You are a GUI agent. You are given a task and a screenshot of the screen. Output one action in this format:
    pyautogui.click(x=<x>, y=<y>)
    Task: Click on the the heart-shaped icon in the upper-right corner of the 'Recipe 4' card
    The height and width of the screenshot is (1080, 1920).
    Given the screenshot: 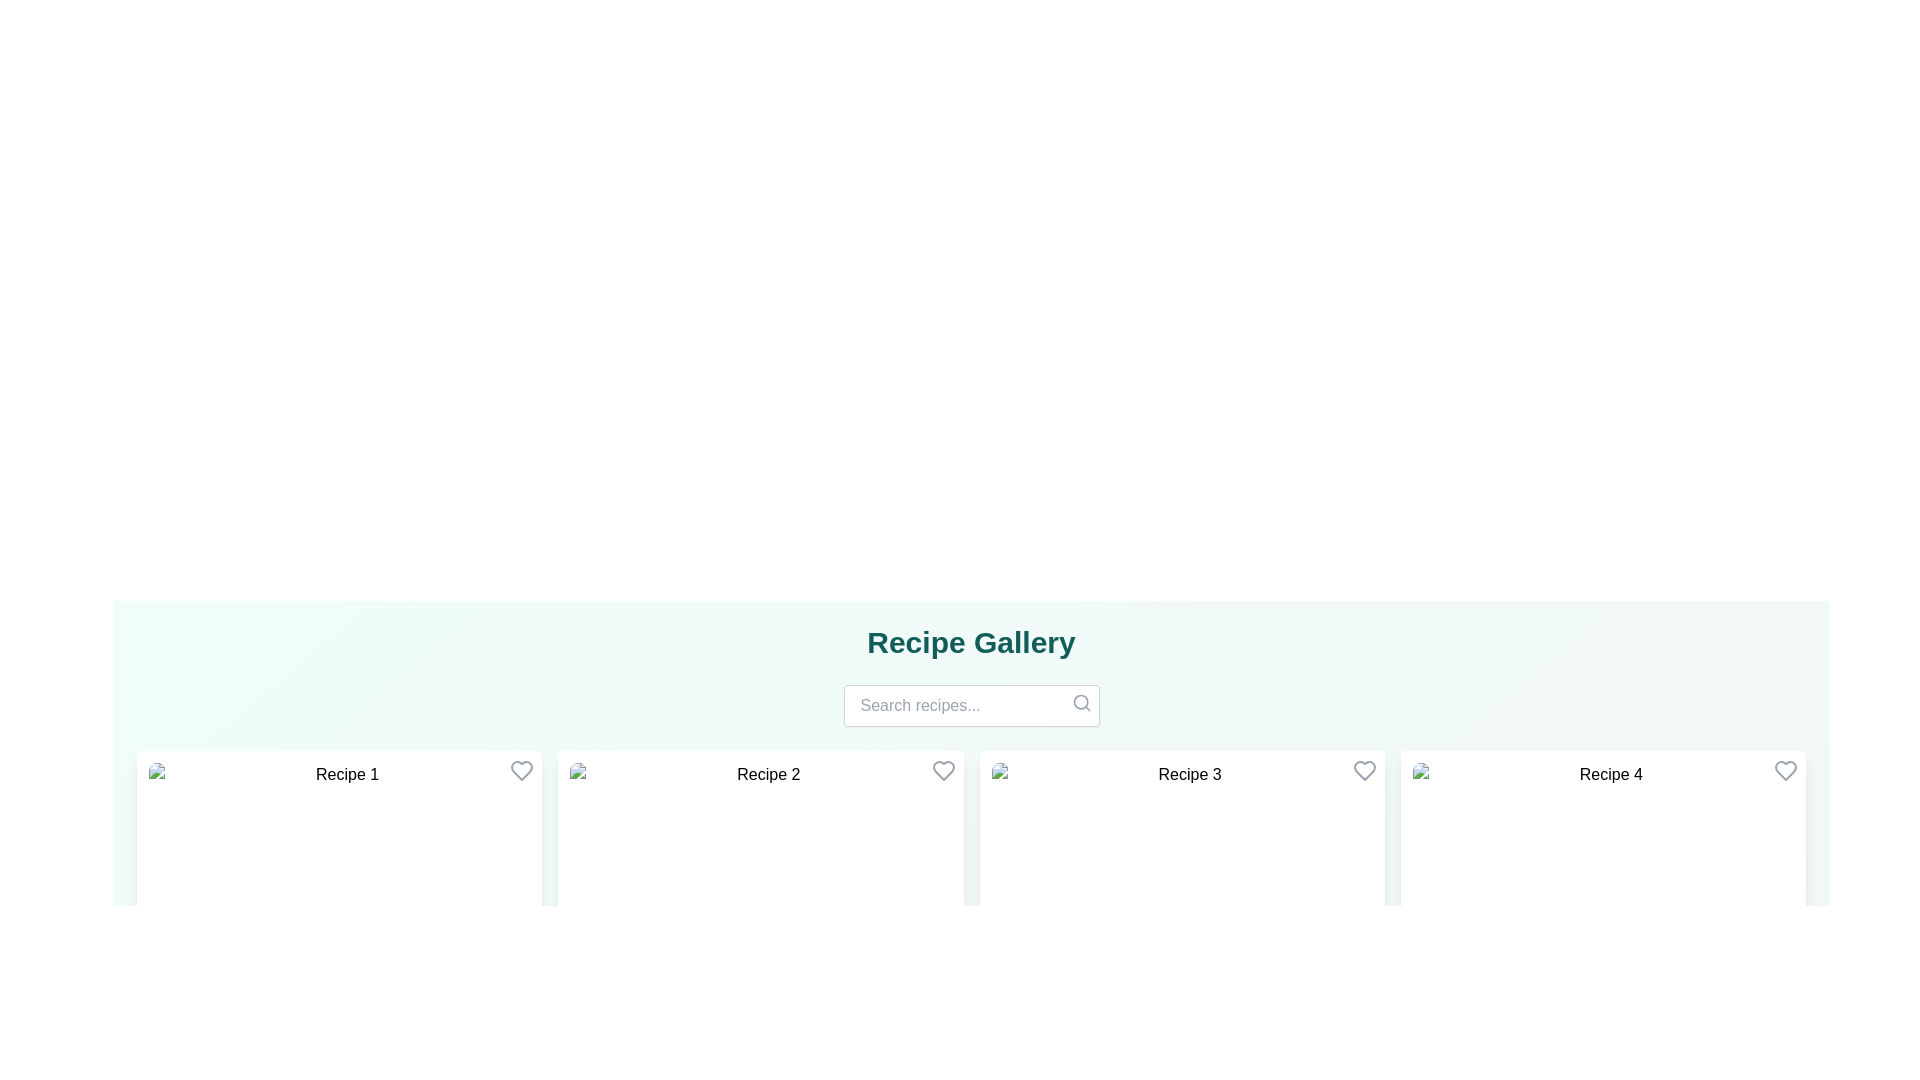 What is the action you would take?
    pyautogui.click(x=1785, y=770)
    